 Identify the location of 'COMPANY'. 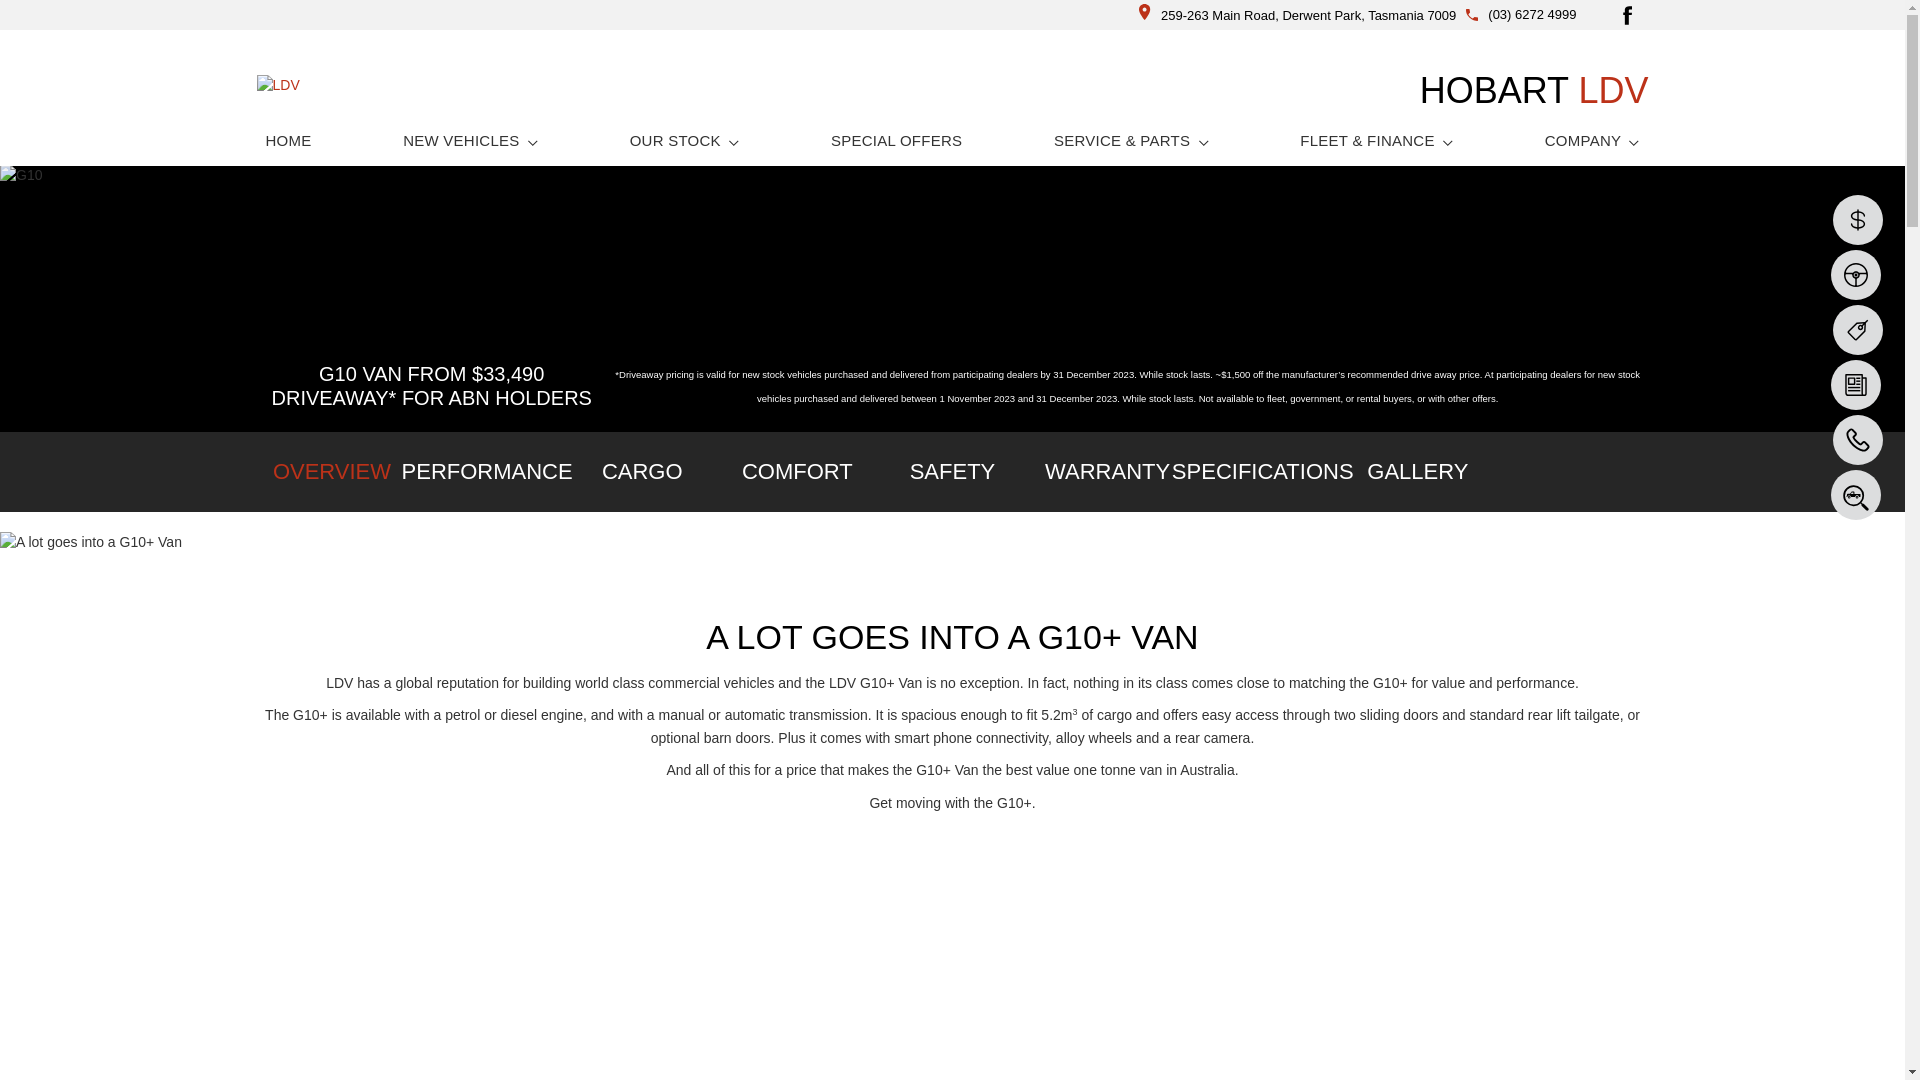
(1591, 139).